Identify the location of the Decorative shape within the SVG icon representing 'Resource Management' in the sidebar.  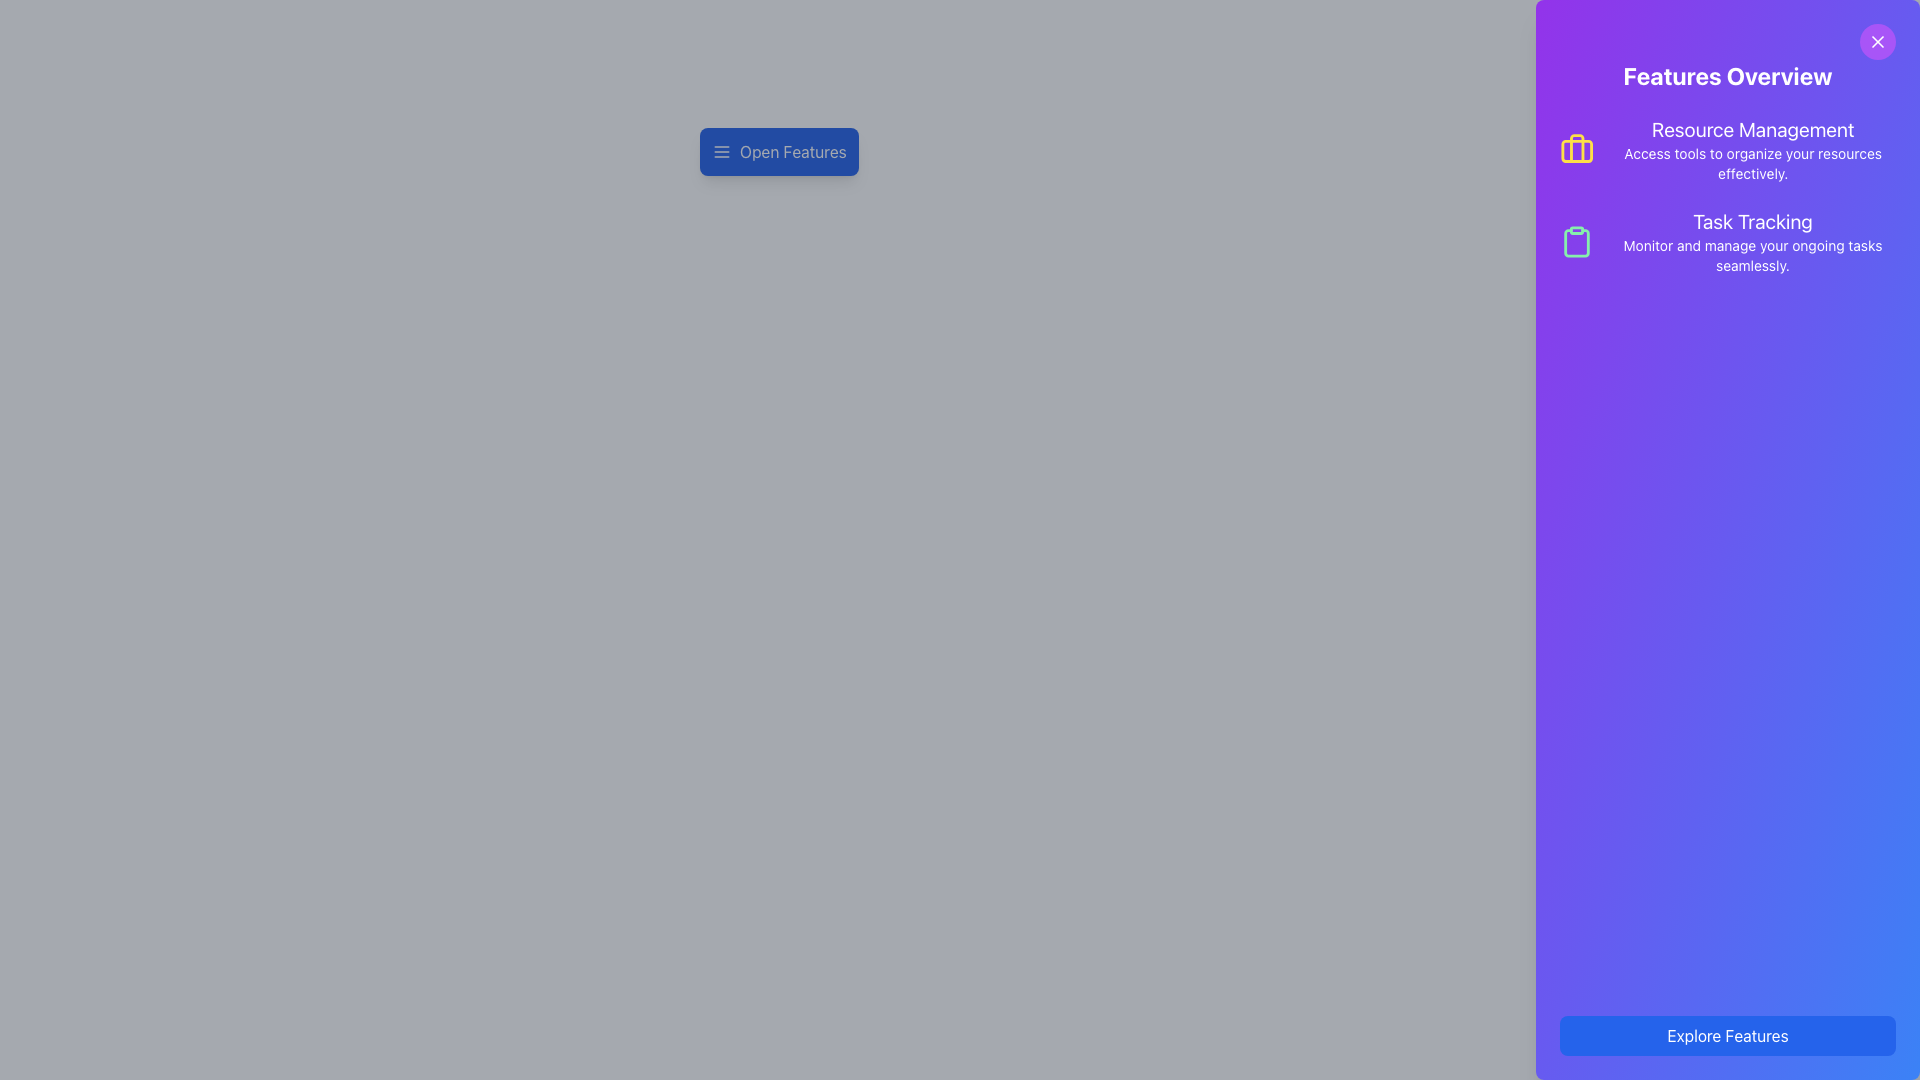
(1576, 150).